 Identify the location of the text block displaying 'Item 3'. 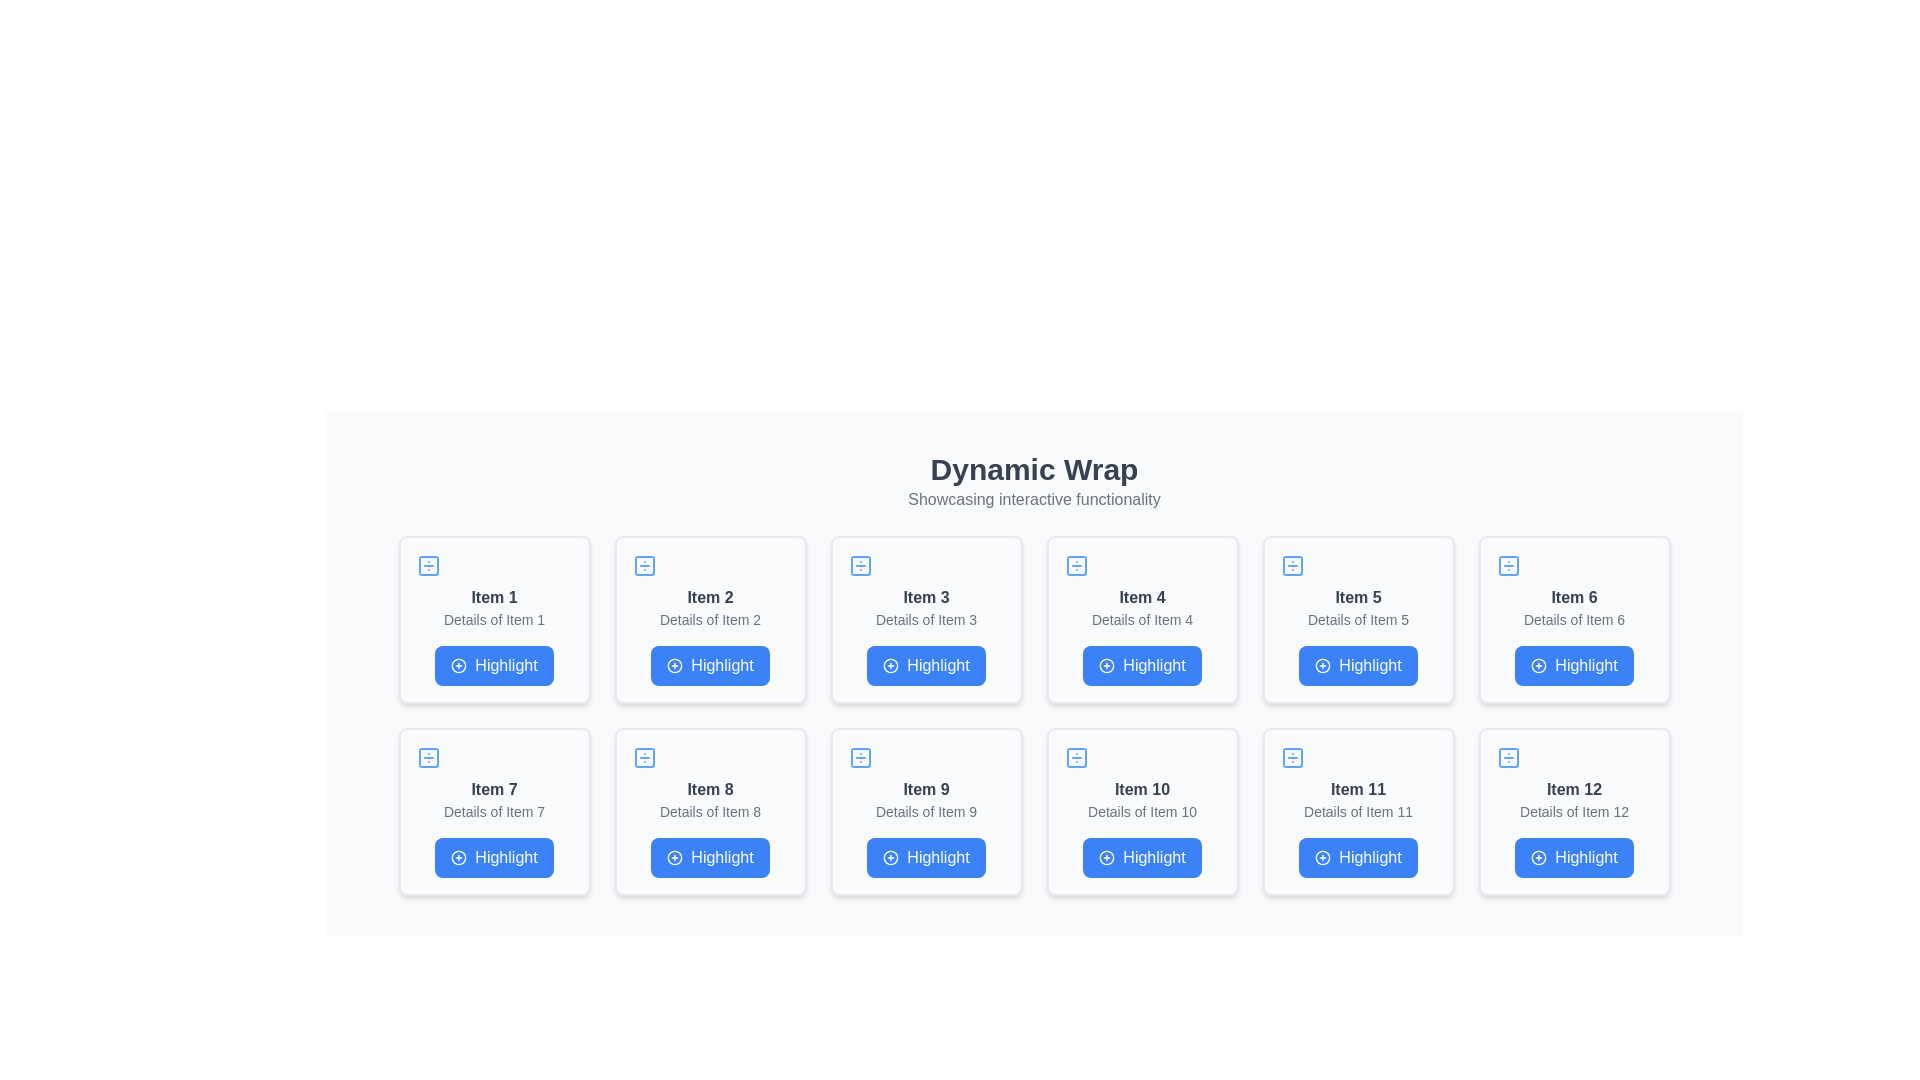
(925, 596).